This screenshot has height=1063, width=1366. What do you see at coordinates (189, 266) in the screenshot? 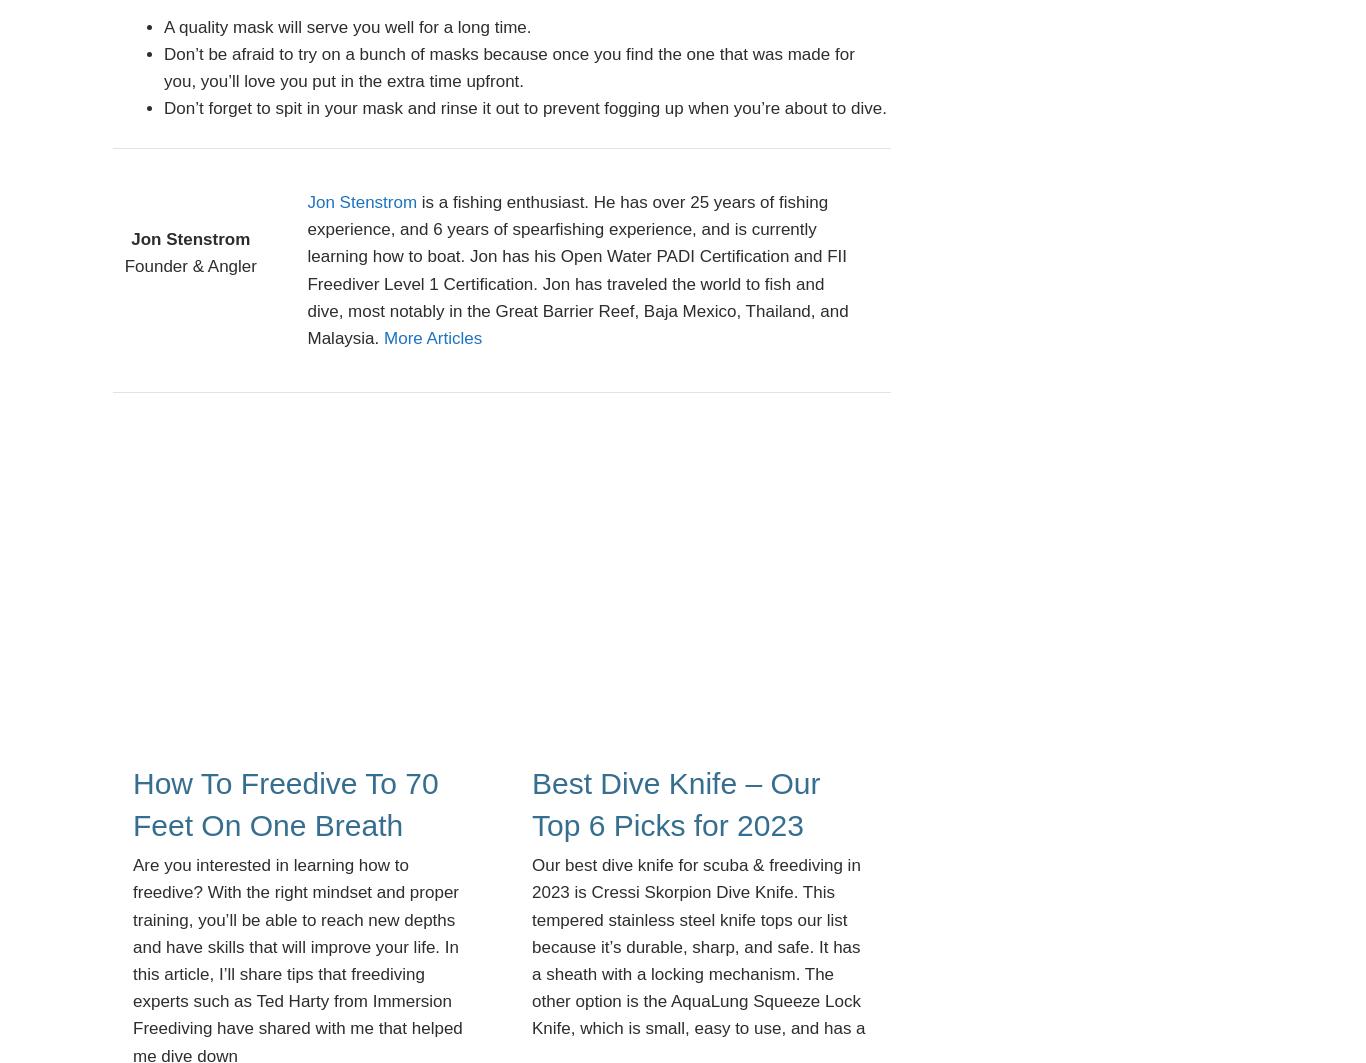
I see `'Founder & Angler'` at bounding box center [189, 266].